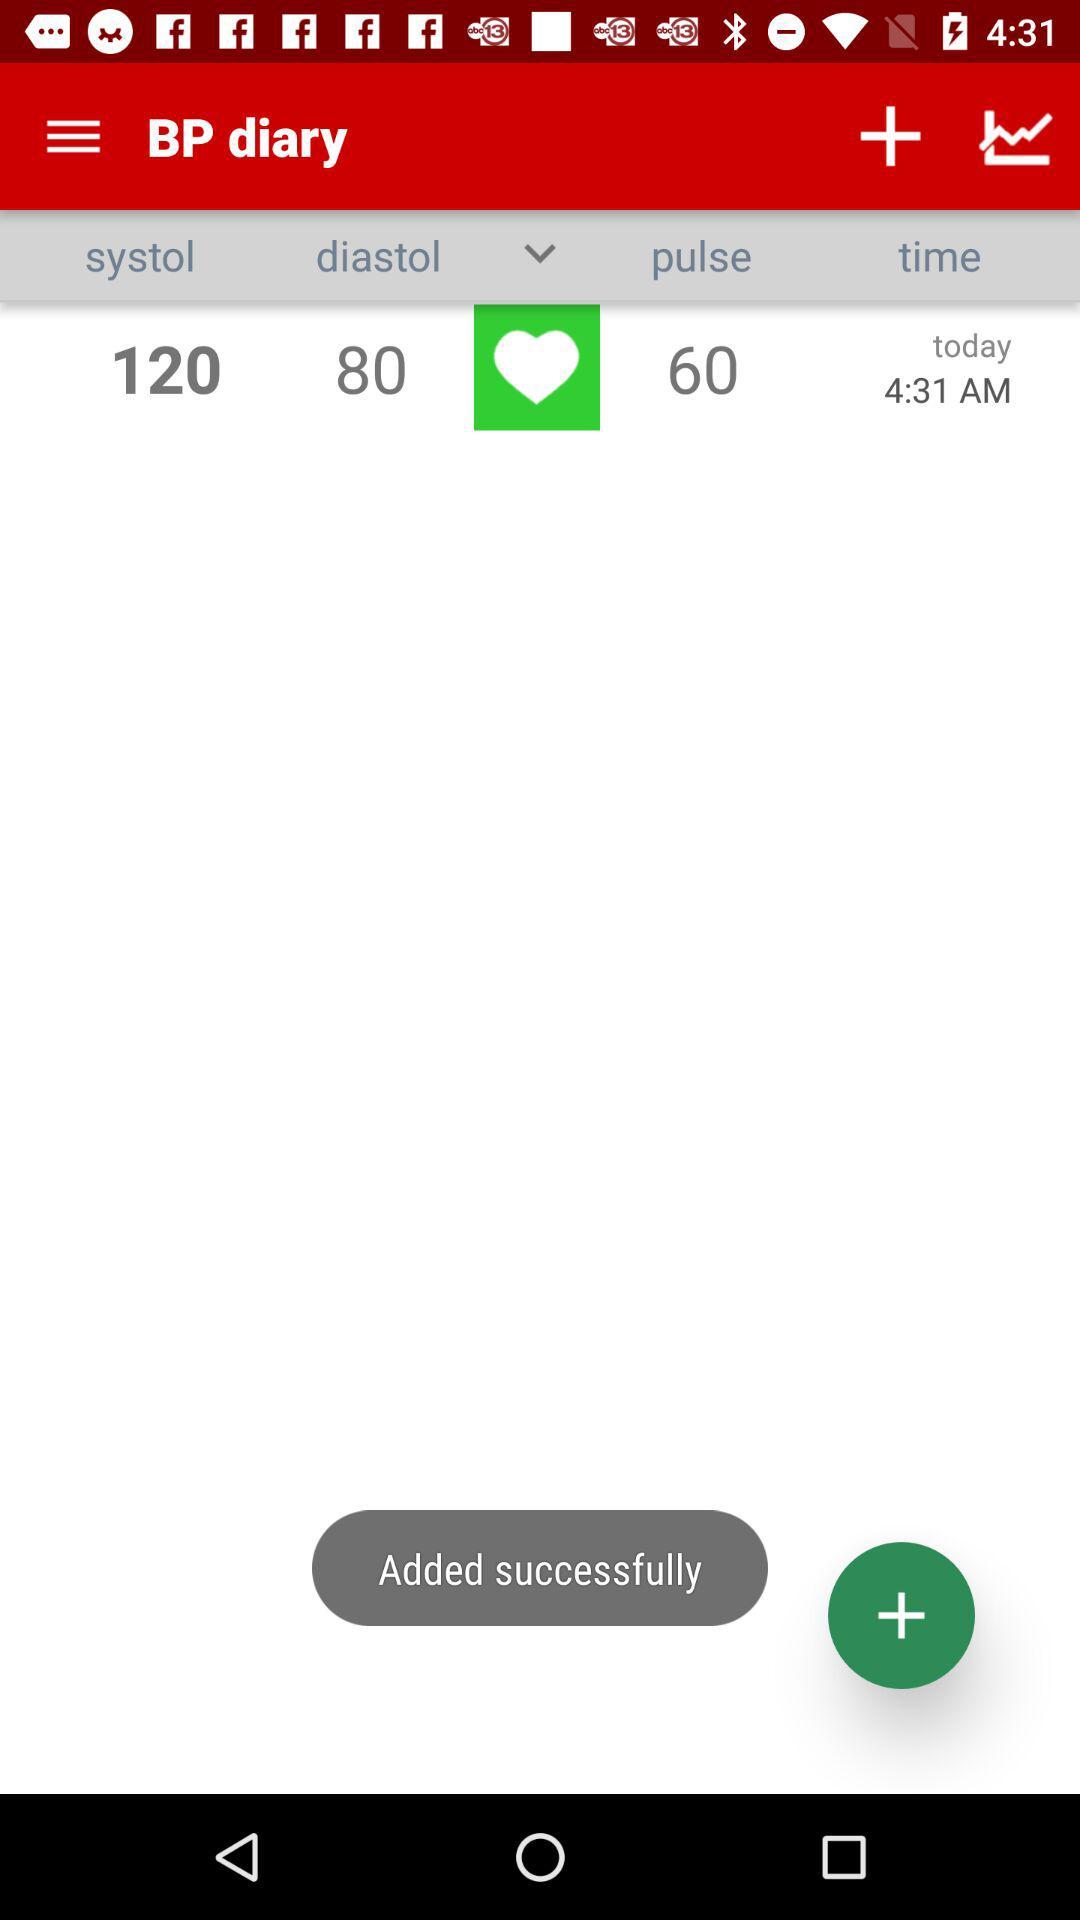 This screenshot has height=1920, width=1080. Describe the element at coordinates (947, 389) in the screenshot. I see `4:31 am` at that location.